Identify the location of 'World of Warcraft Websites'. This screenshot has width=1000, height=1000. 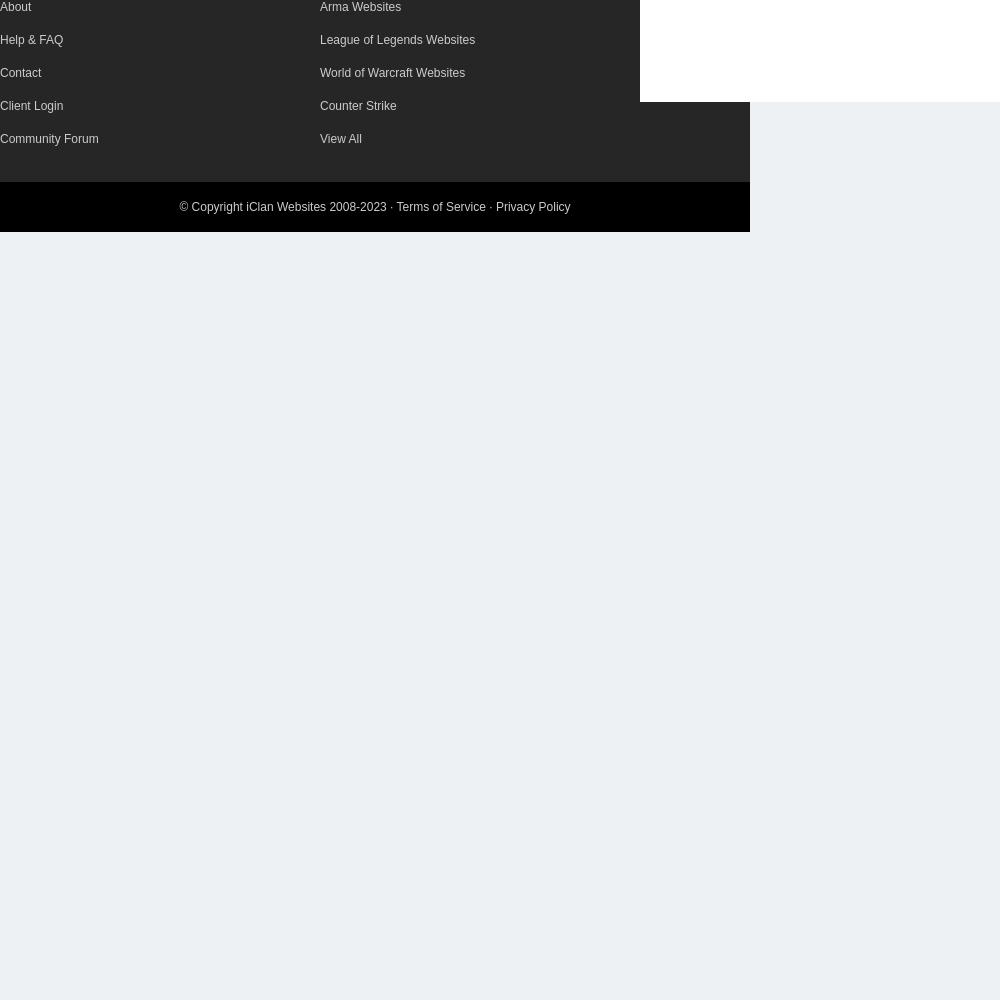
(392, 72).